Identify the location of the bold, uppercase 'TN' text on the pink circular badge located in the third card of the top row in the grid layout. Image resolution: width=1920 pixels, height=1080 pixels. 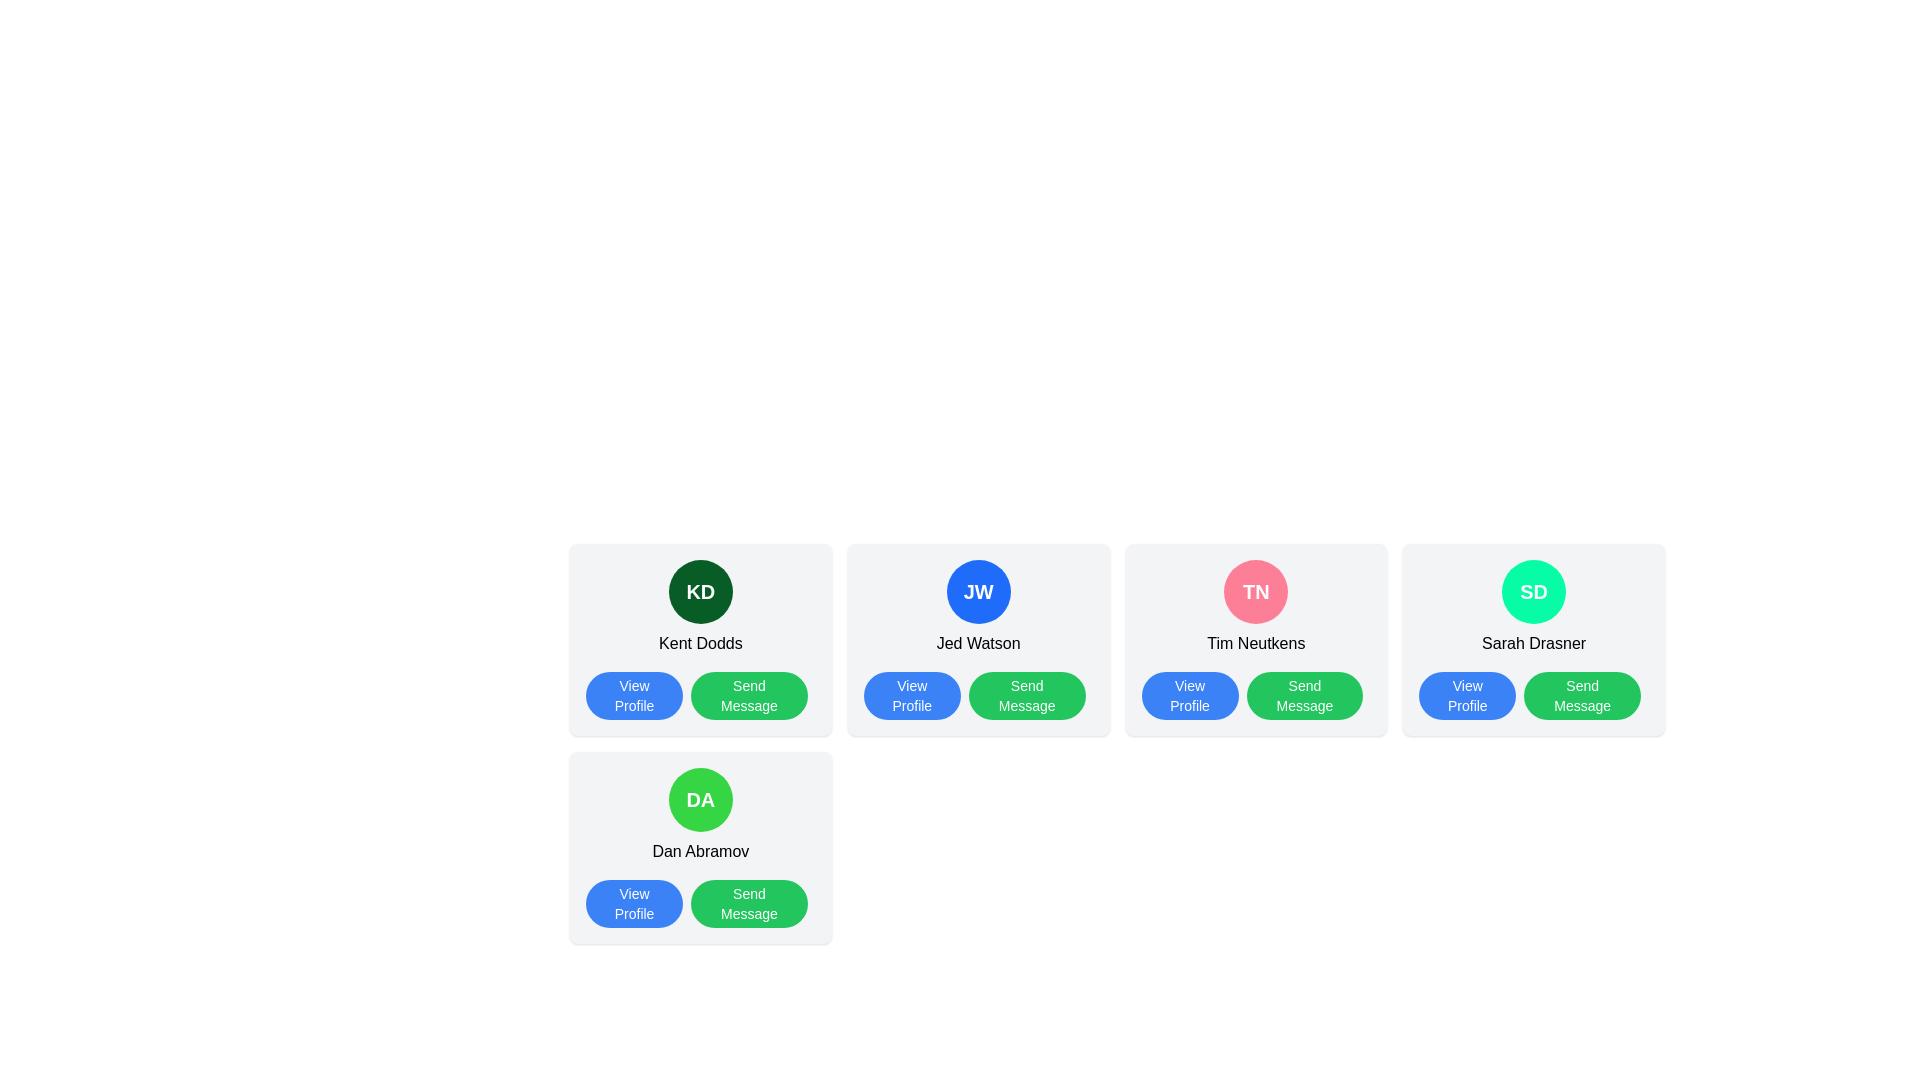
(1255, 590).